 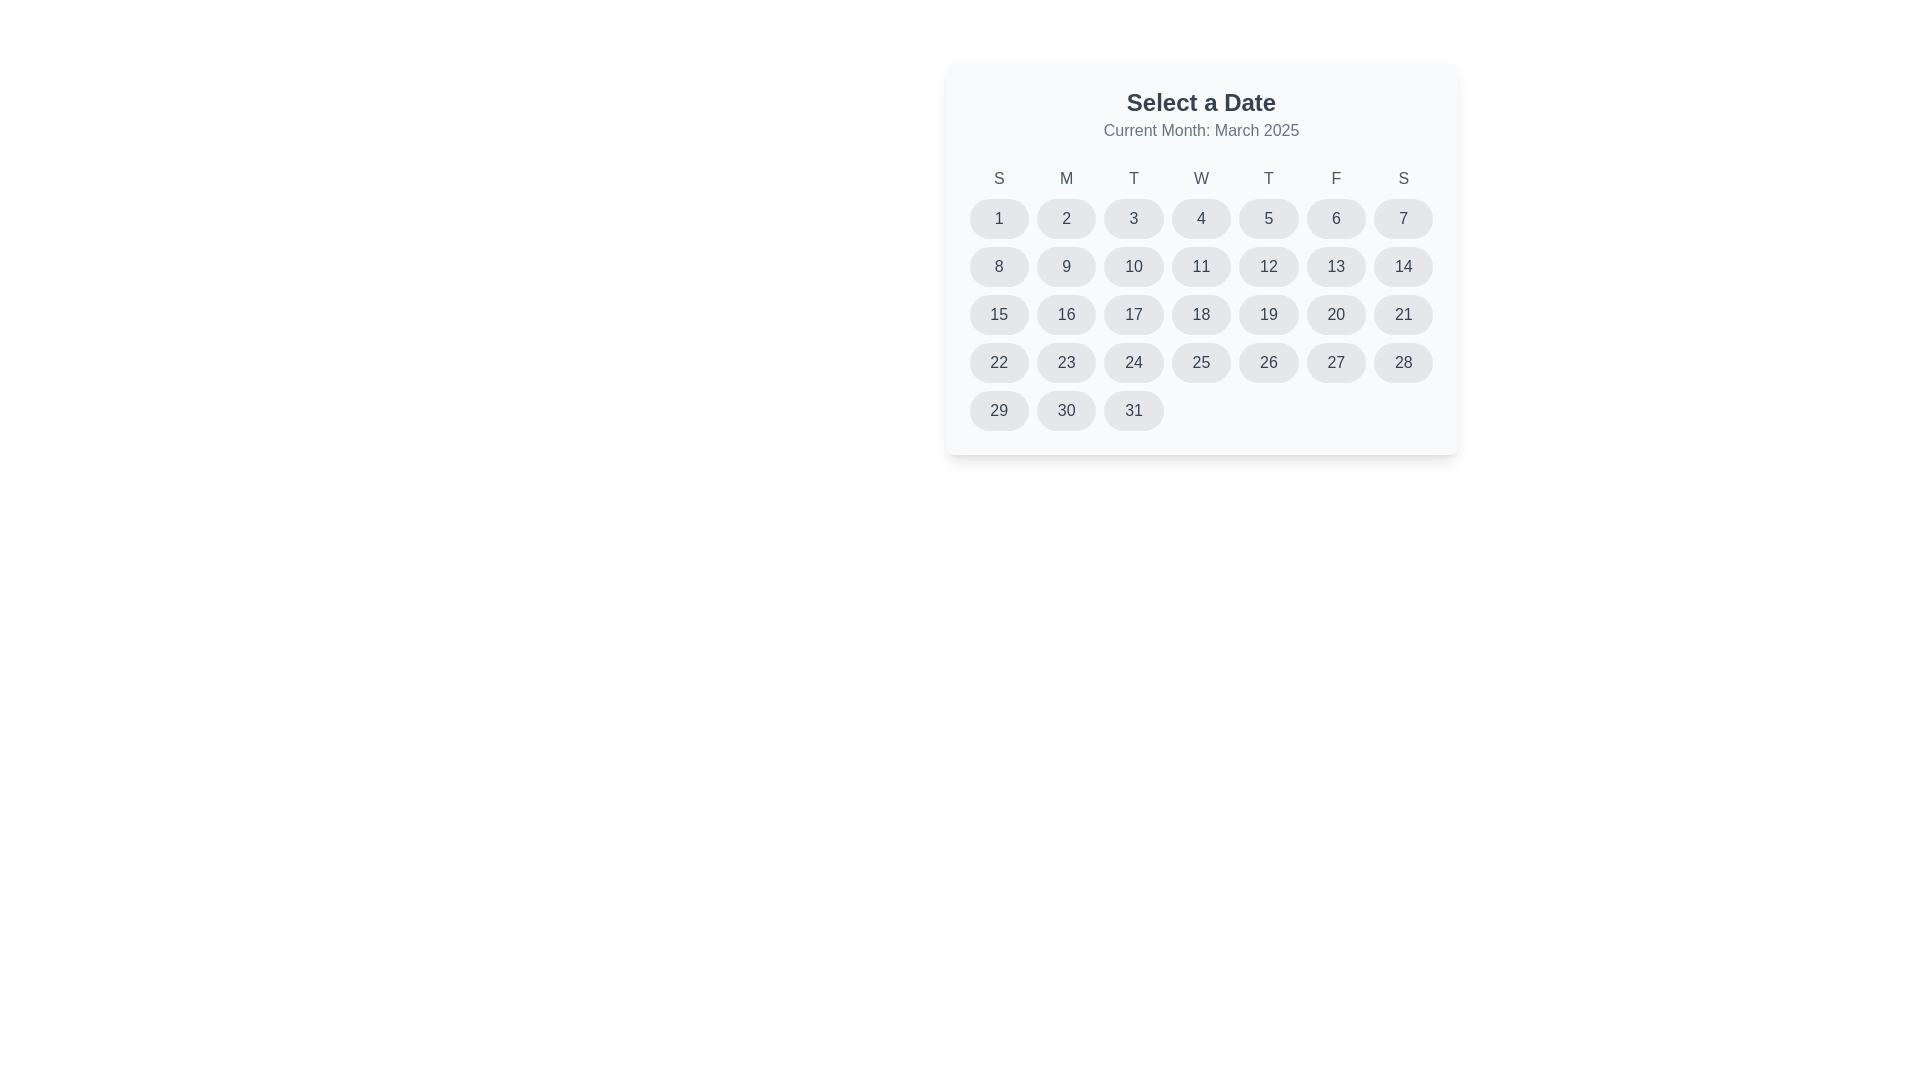 I want to click on the static text element representing 'Thursday' in the date picker, which is the fifth entry in the list of days of the week, so click(x=1267, y=177).